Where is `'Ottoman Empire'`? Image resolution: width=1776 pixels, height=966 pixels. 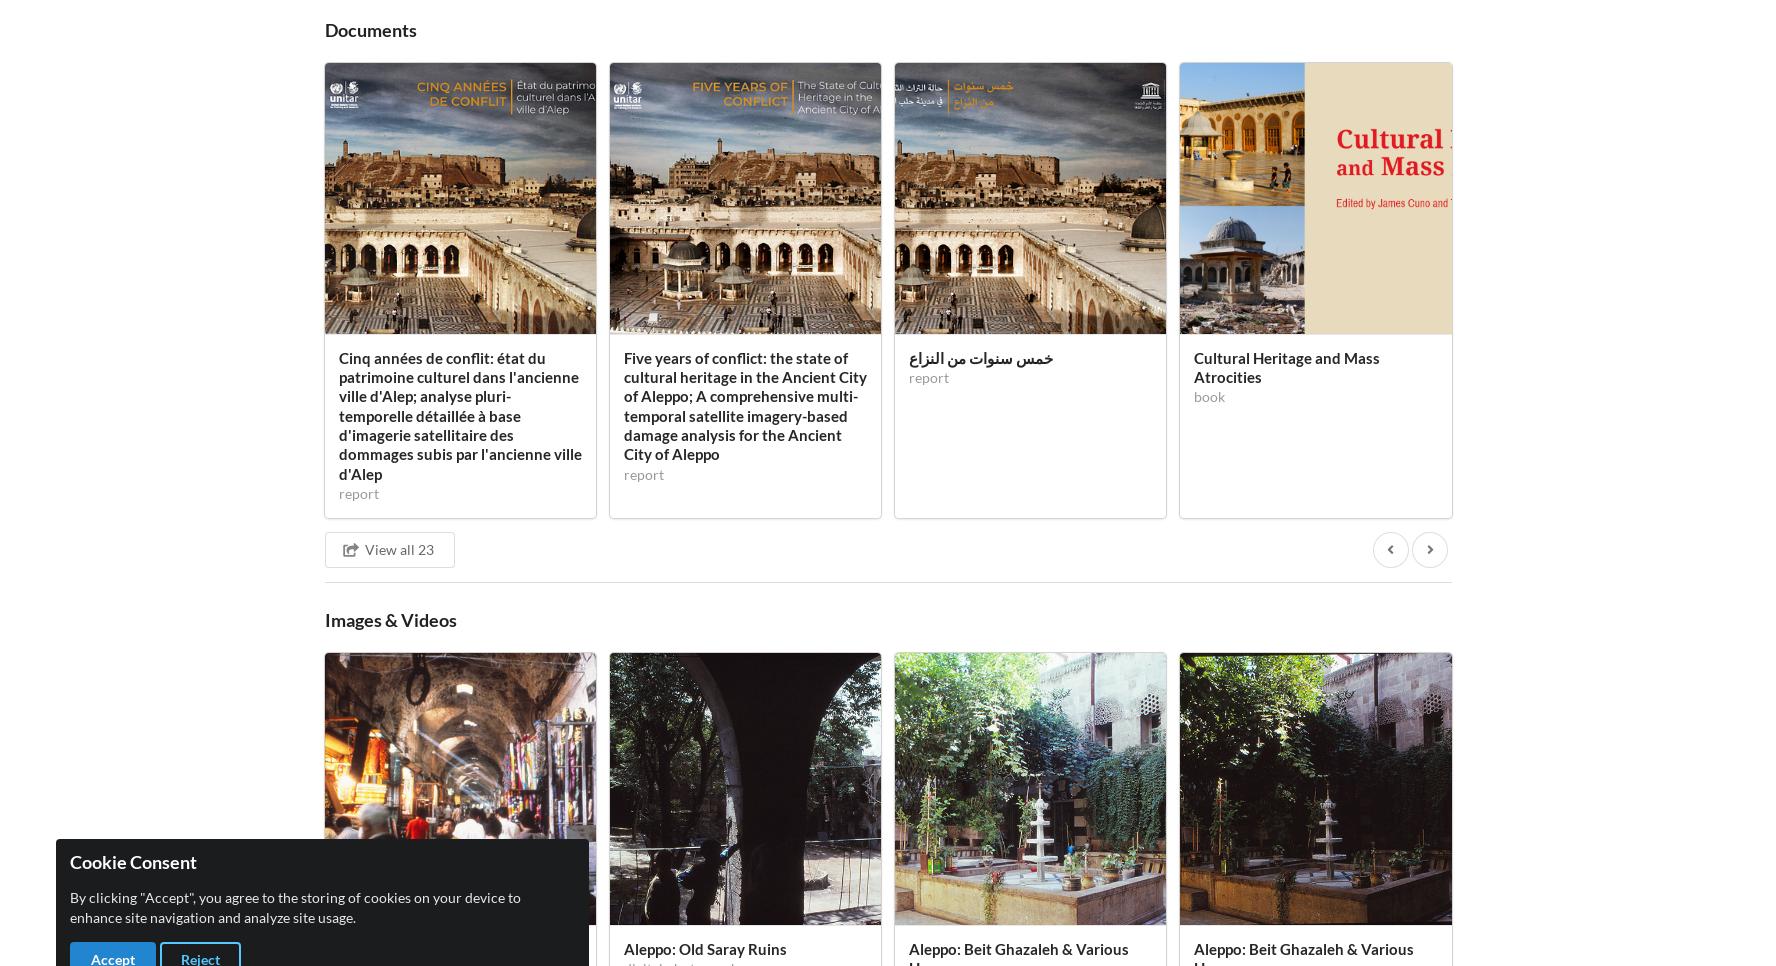 'Ottoman Empire' is located at coordinates (548, 213).